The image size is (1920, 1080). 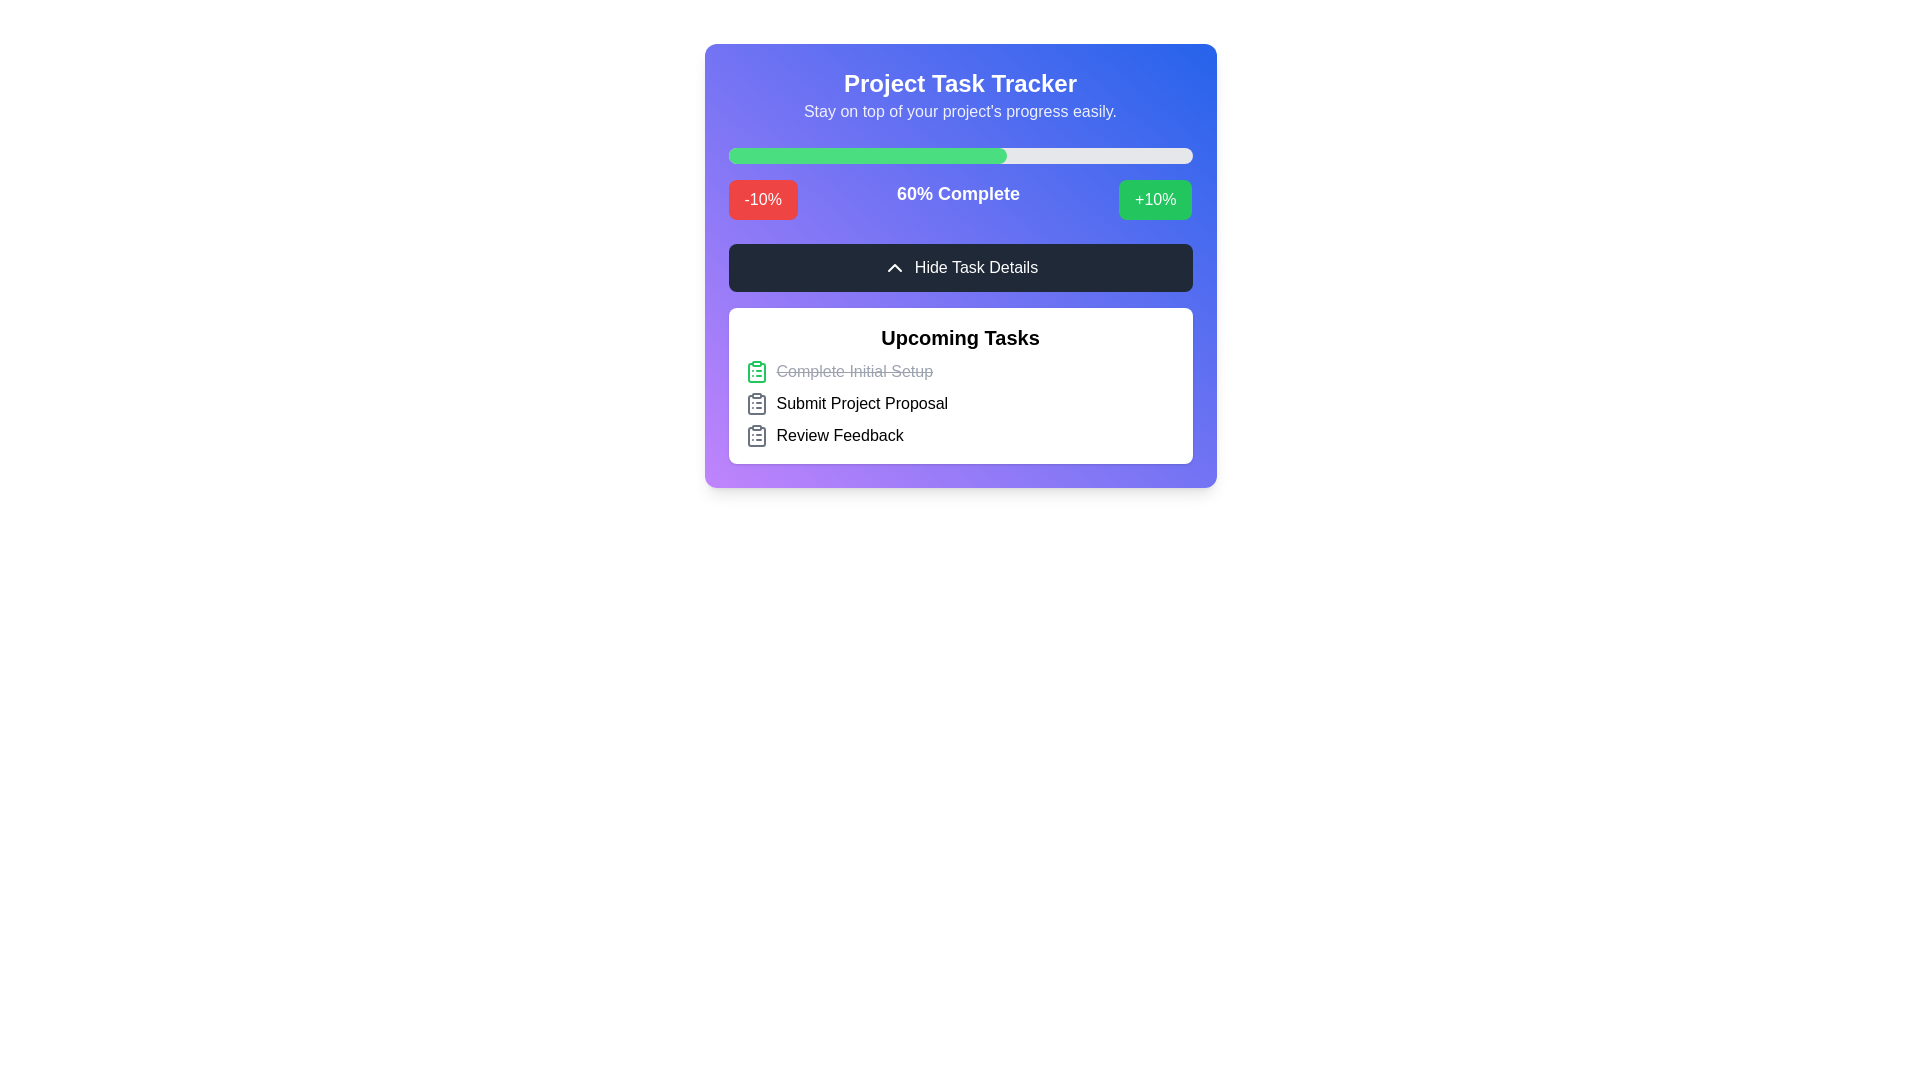 I want to click on the completed task Text label located as the first item in the 'Upcoming Tasks' list below the progress bar section, so click(x=854, y=371).